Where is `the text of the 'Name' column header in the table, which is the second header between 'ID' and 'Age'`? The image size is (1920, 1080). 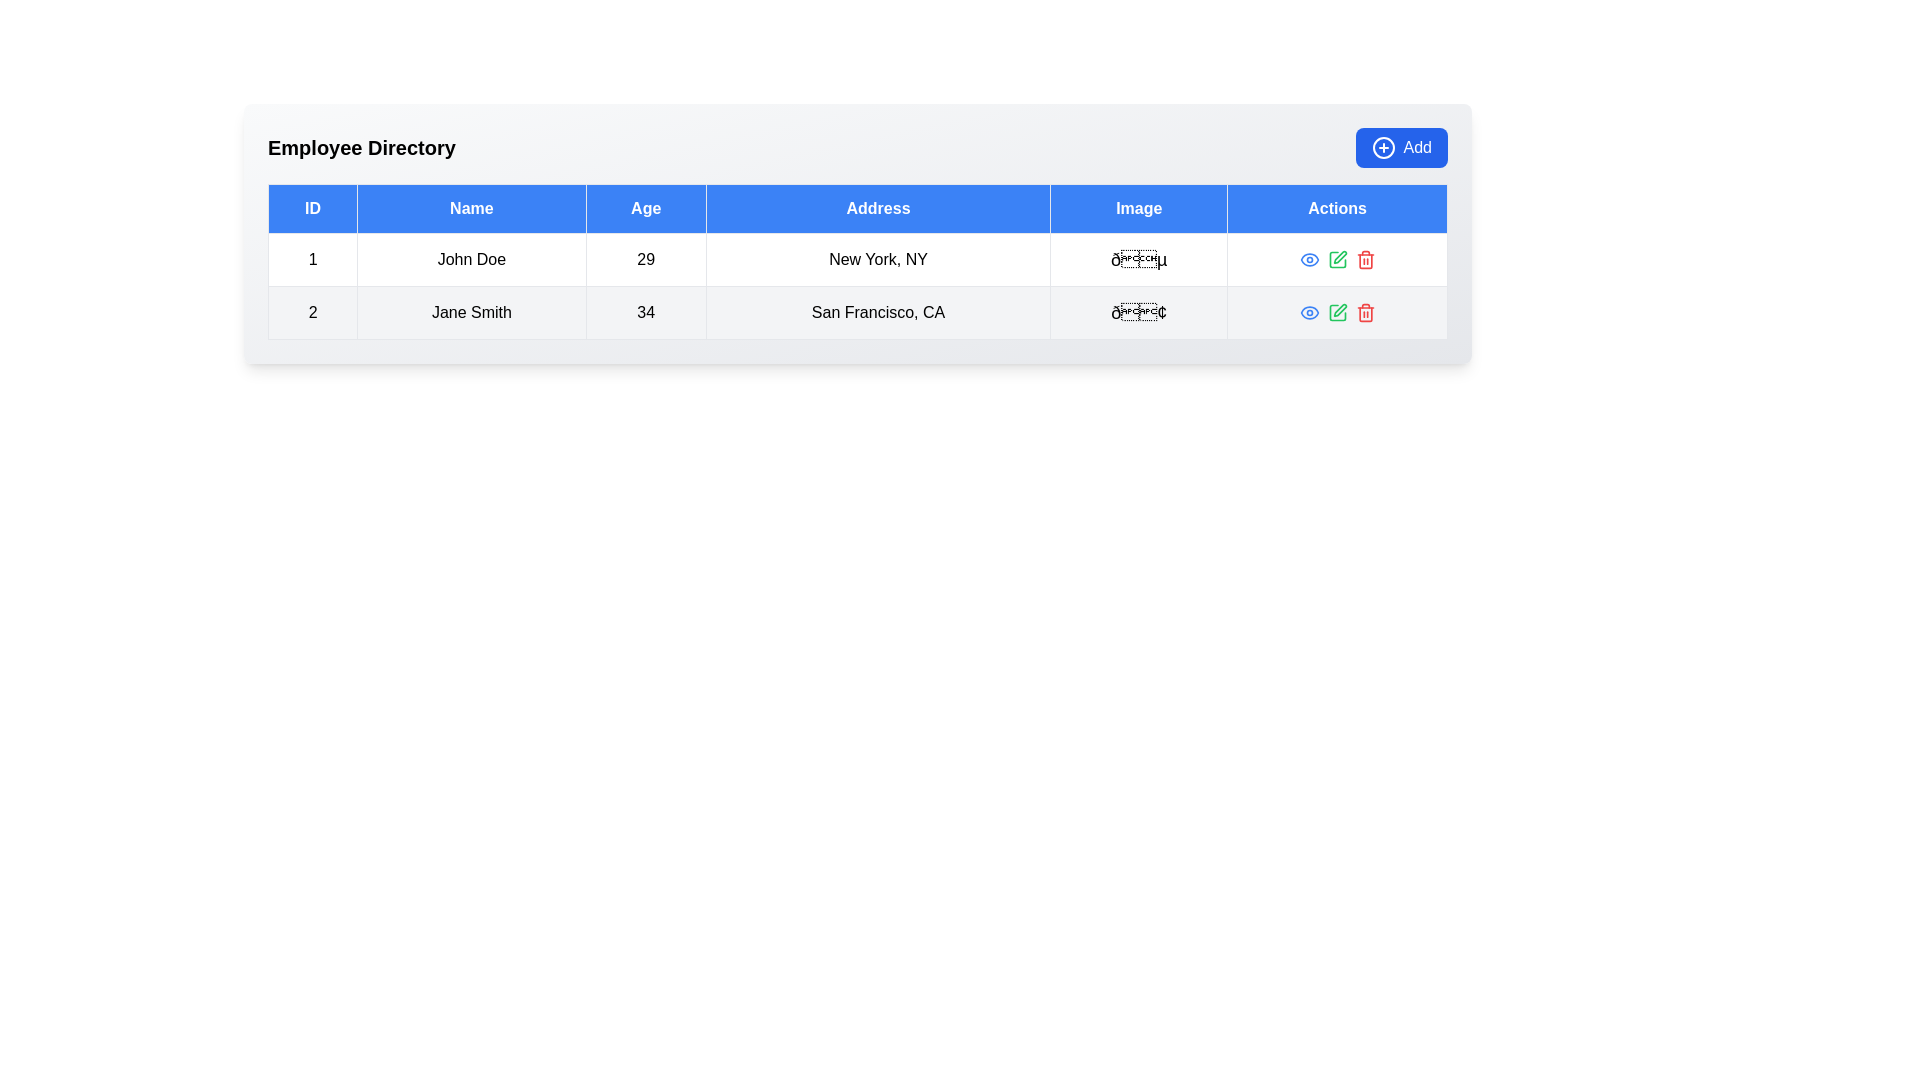
the text of the 'Name' column header in the table, which is the second header between 'ID' and 'Age' is located at coordinates (470, 208).